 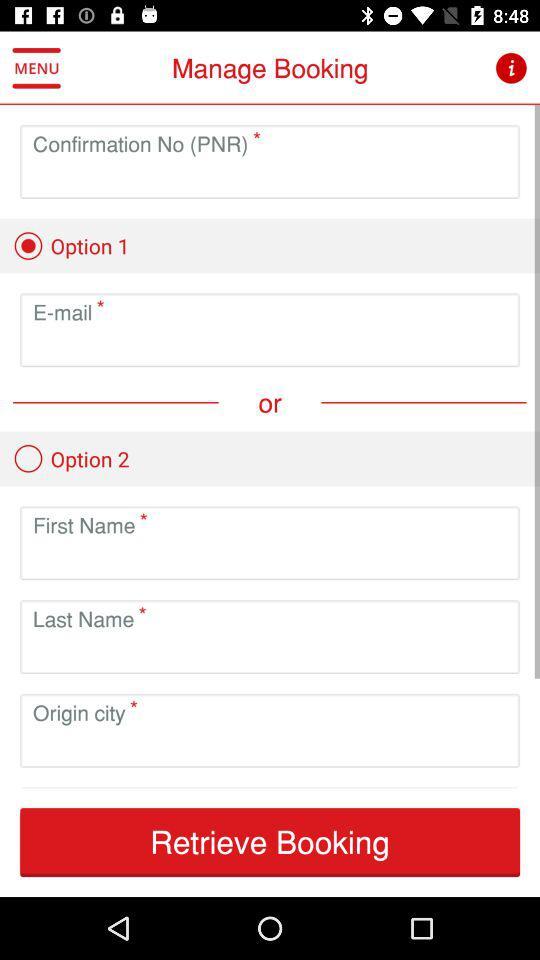 What do you see at coordinates (36, 68) in the screenshot?
I see `the icon next to the manage booking item` at bounding box center [36, 68].